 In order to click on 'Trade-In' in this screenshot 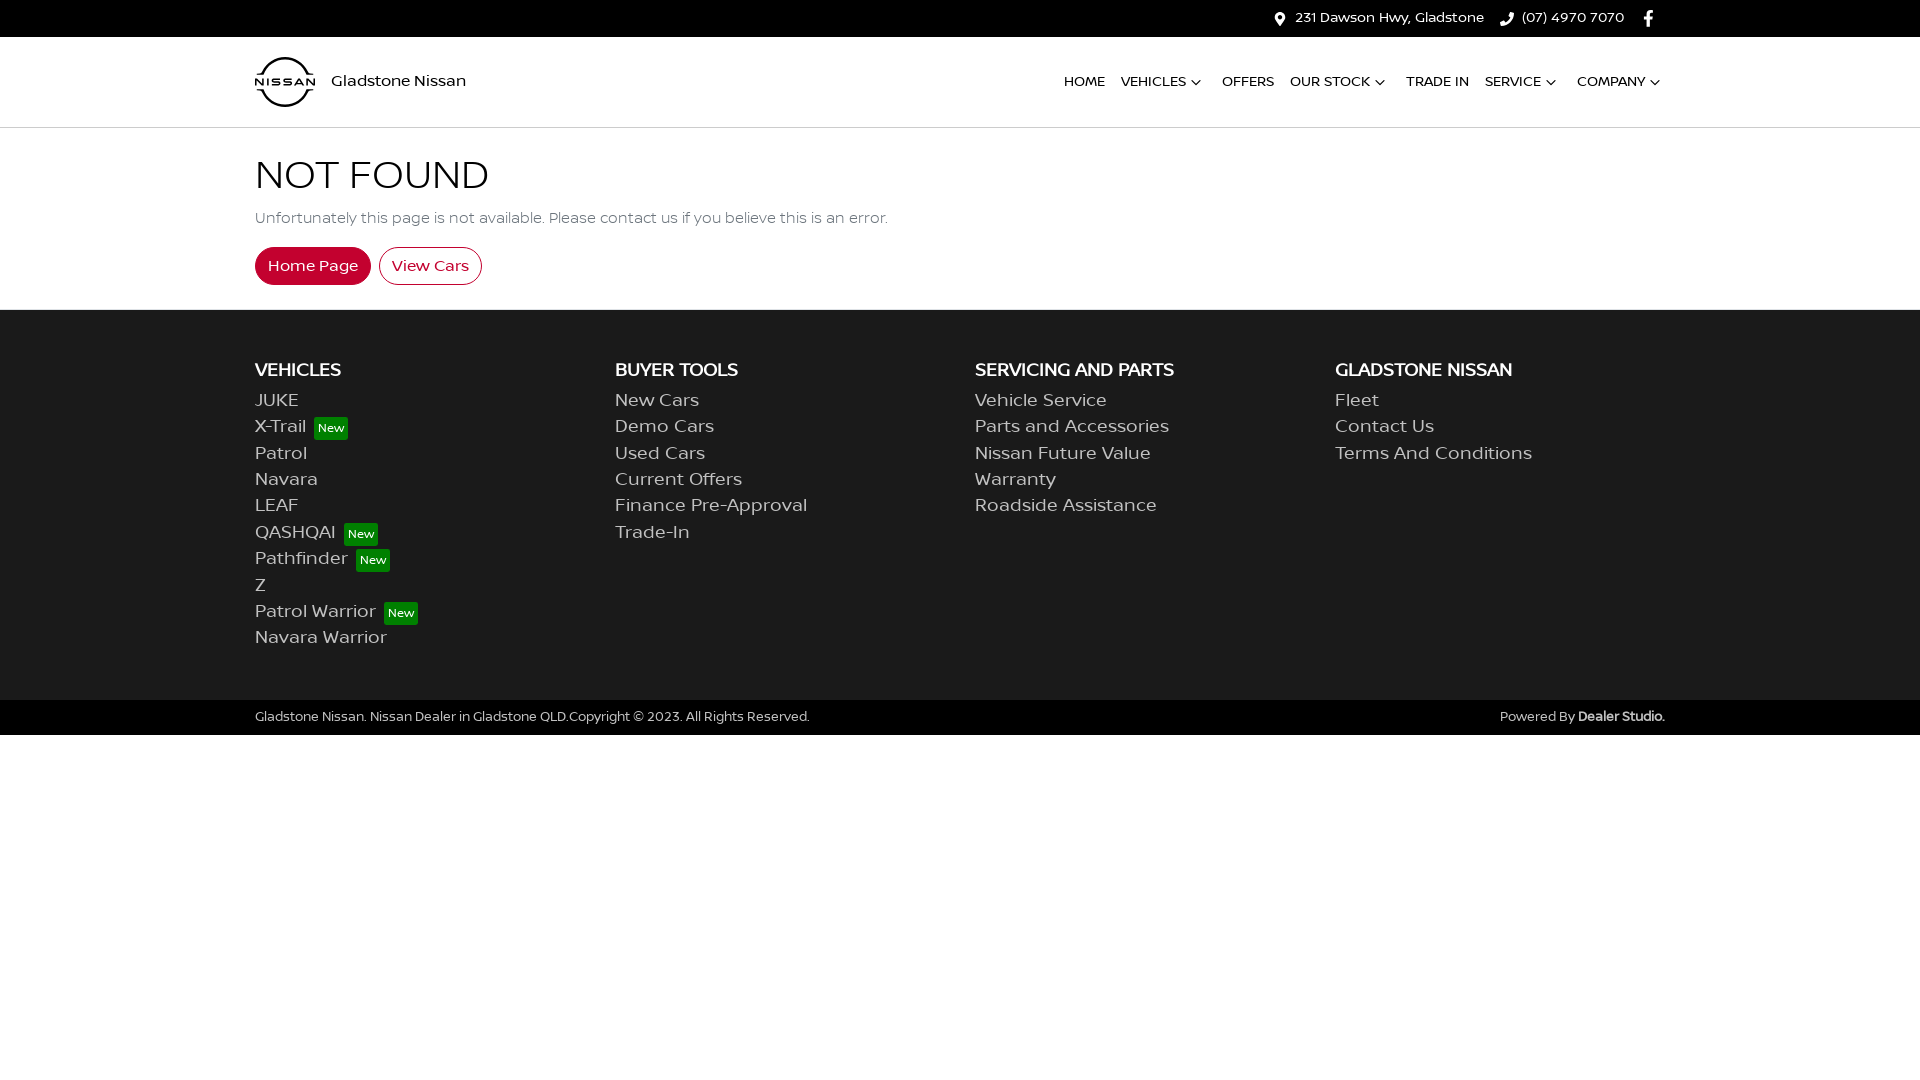, I will do `click(652, 531)`.